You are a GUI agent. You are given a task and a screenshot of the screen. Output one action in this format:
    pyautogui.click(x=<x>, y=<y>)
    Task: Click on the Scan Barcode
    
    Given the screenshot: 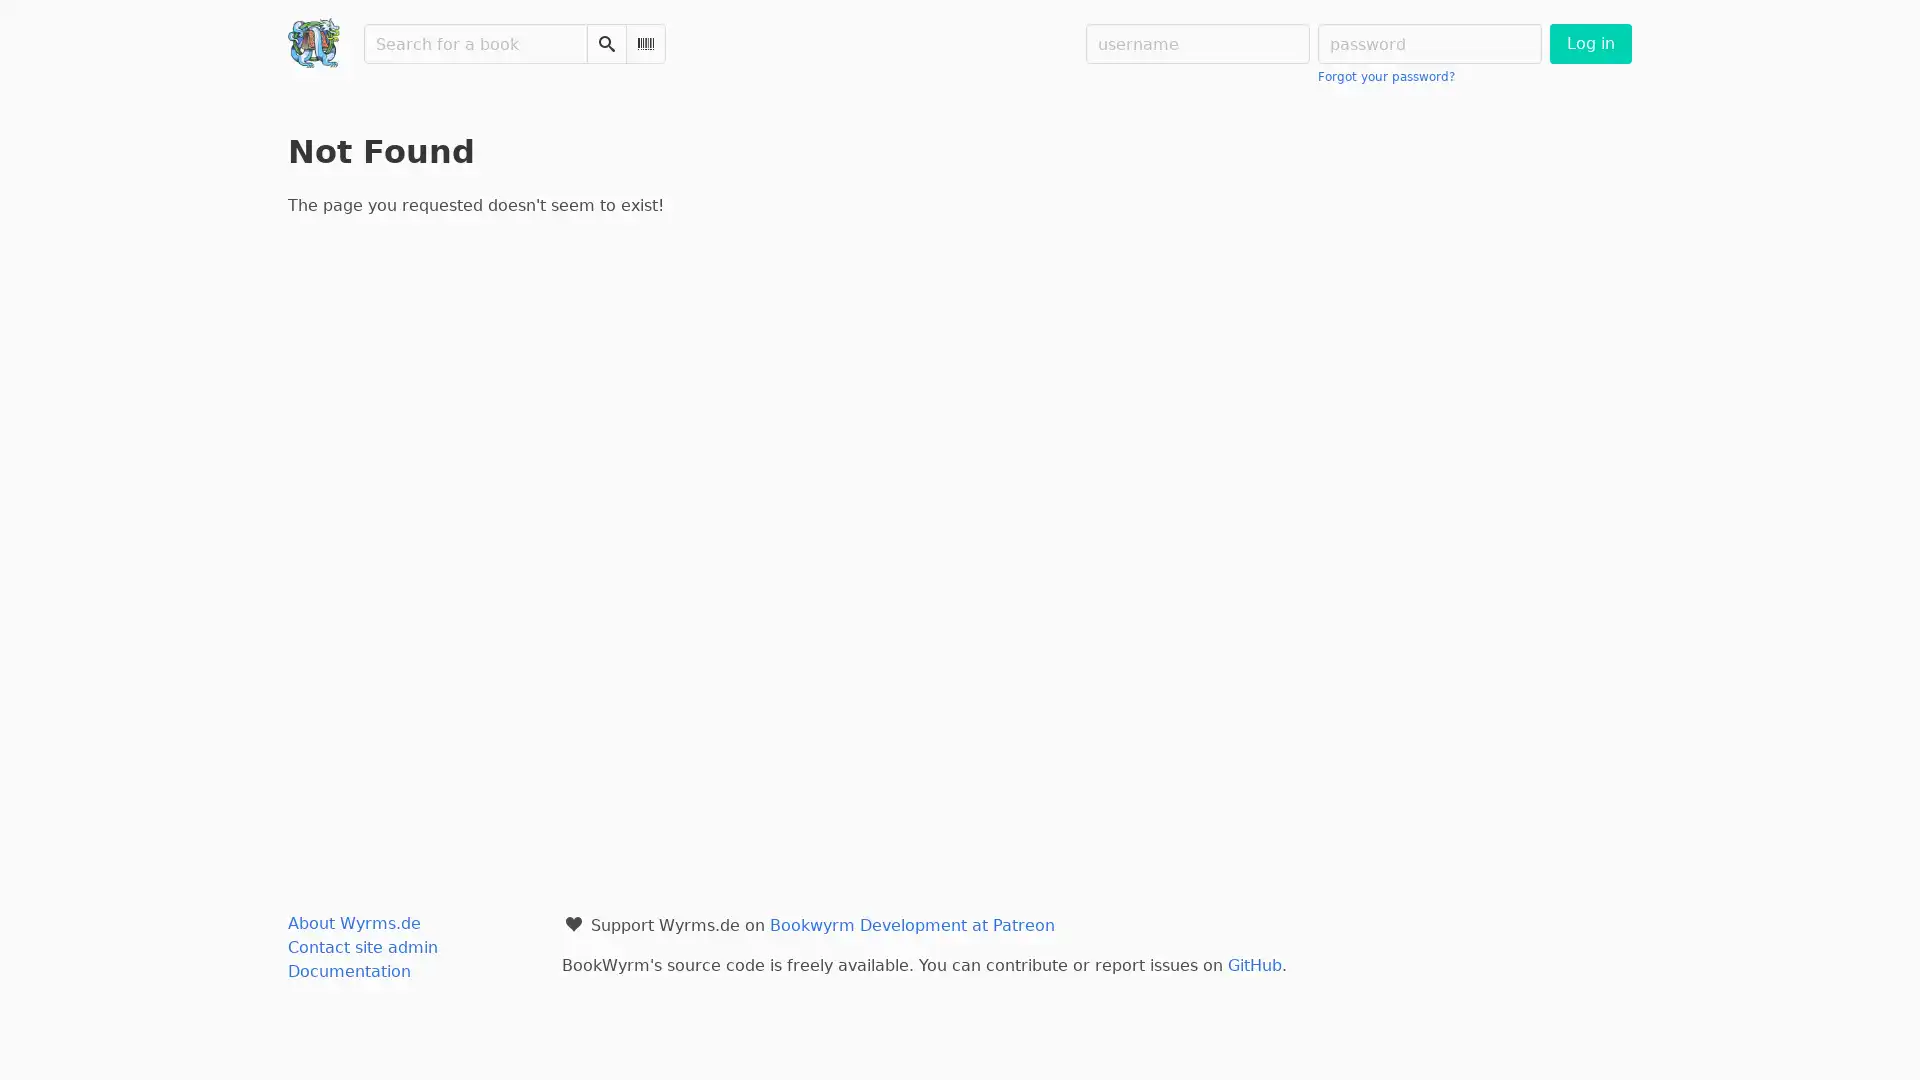 What is the action you would take?
    pyautogui.click(x=646, y=43)
    